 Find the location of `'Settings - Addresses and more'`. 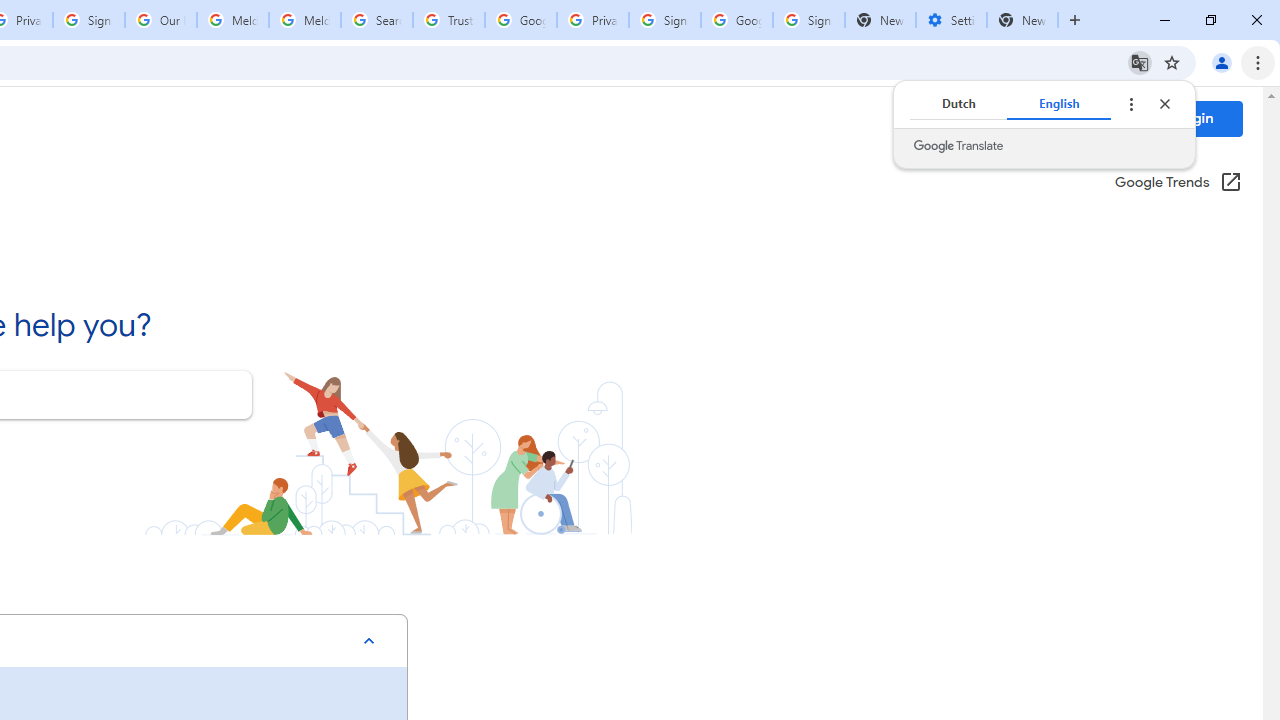

'Settings - Addresses and more' is located at coordinates (950, 20).